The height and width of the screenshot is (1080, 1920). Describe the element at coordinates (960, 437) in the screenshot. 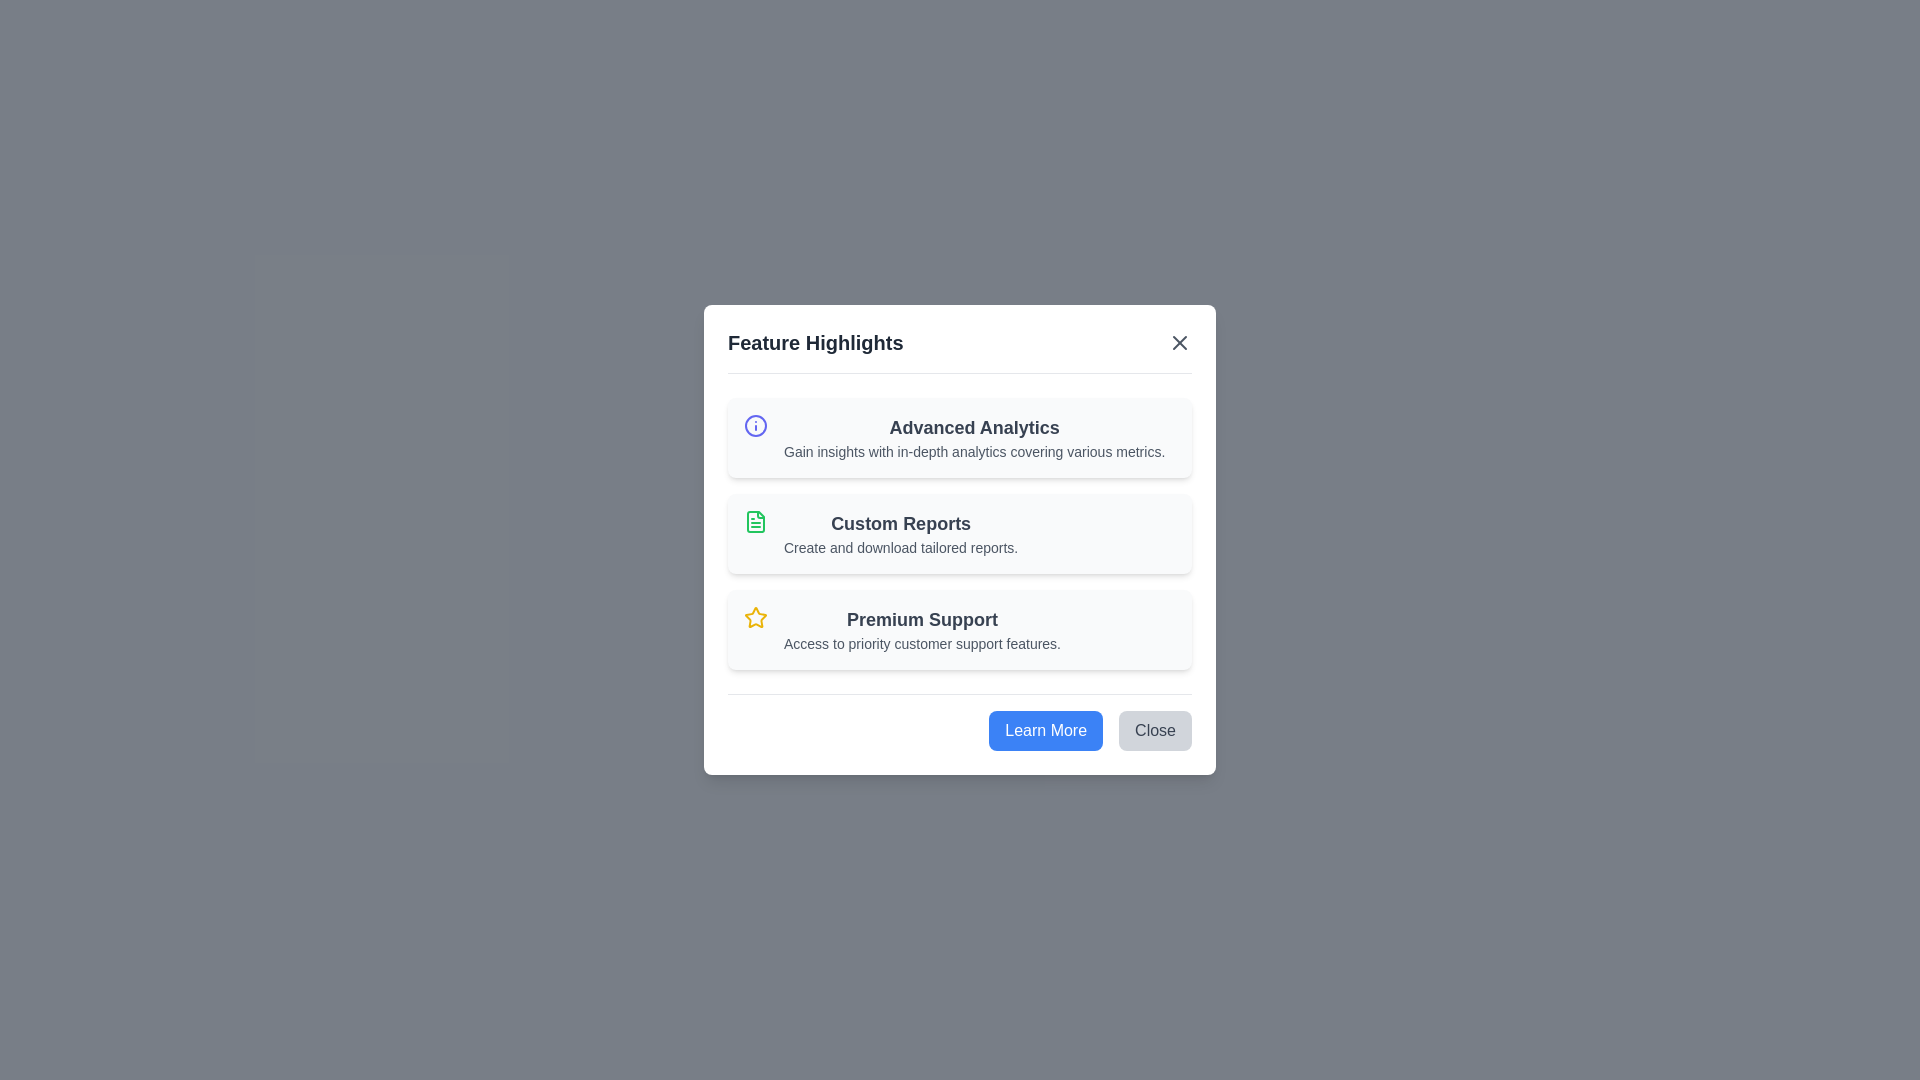

I see `the first feature block in the 'Feature Highlights' modal that provides an informational summary about the 'Advanced Analytics' feature` at that location.